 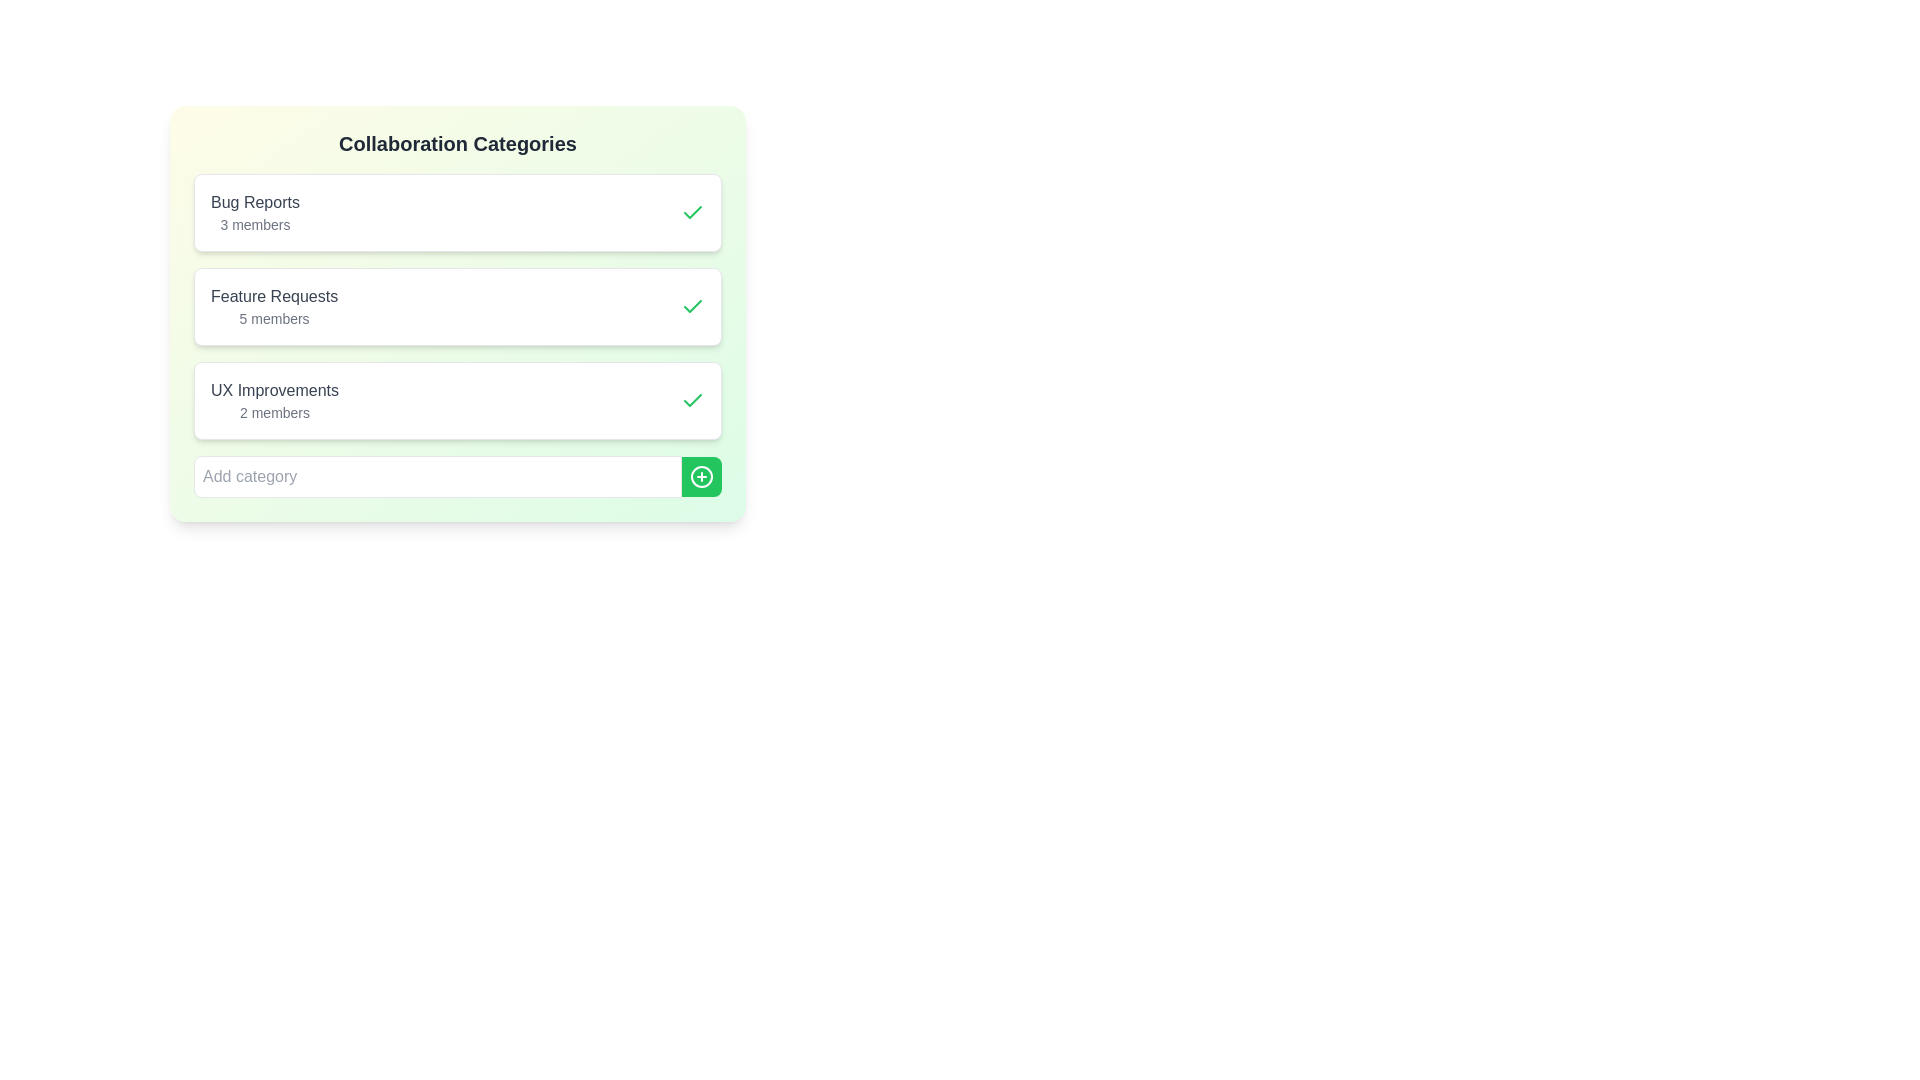 What do you see at coordinates (456, 401) in the screenshot?
I see `the category UX Improvements to observe visual feedback` at bounding box center [456, 401].